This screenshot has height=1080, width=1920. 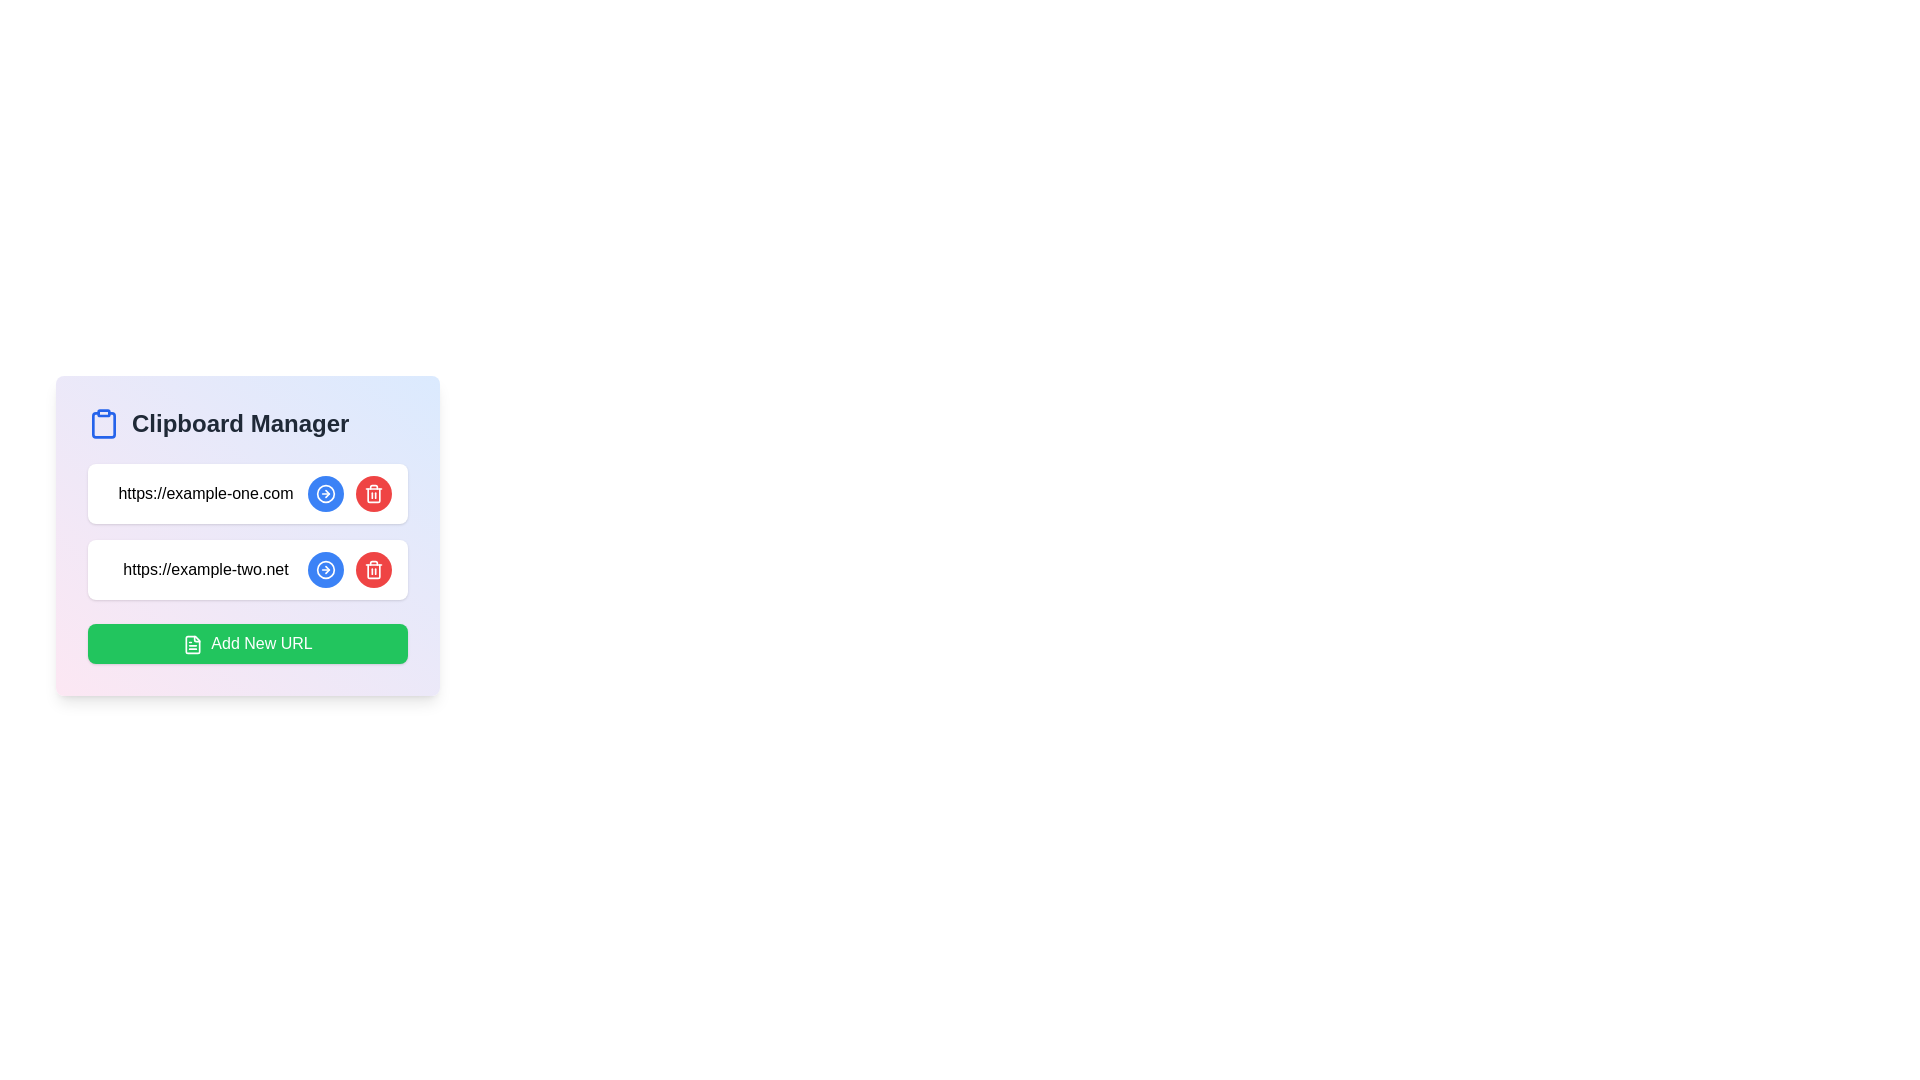 I want to click on the circular outline located within the right-pointing arrow icon next to the URL 'https://example-two.net', so click(x=326, y=493).